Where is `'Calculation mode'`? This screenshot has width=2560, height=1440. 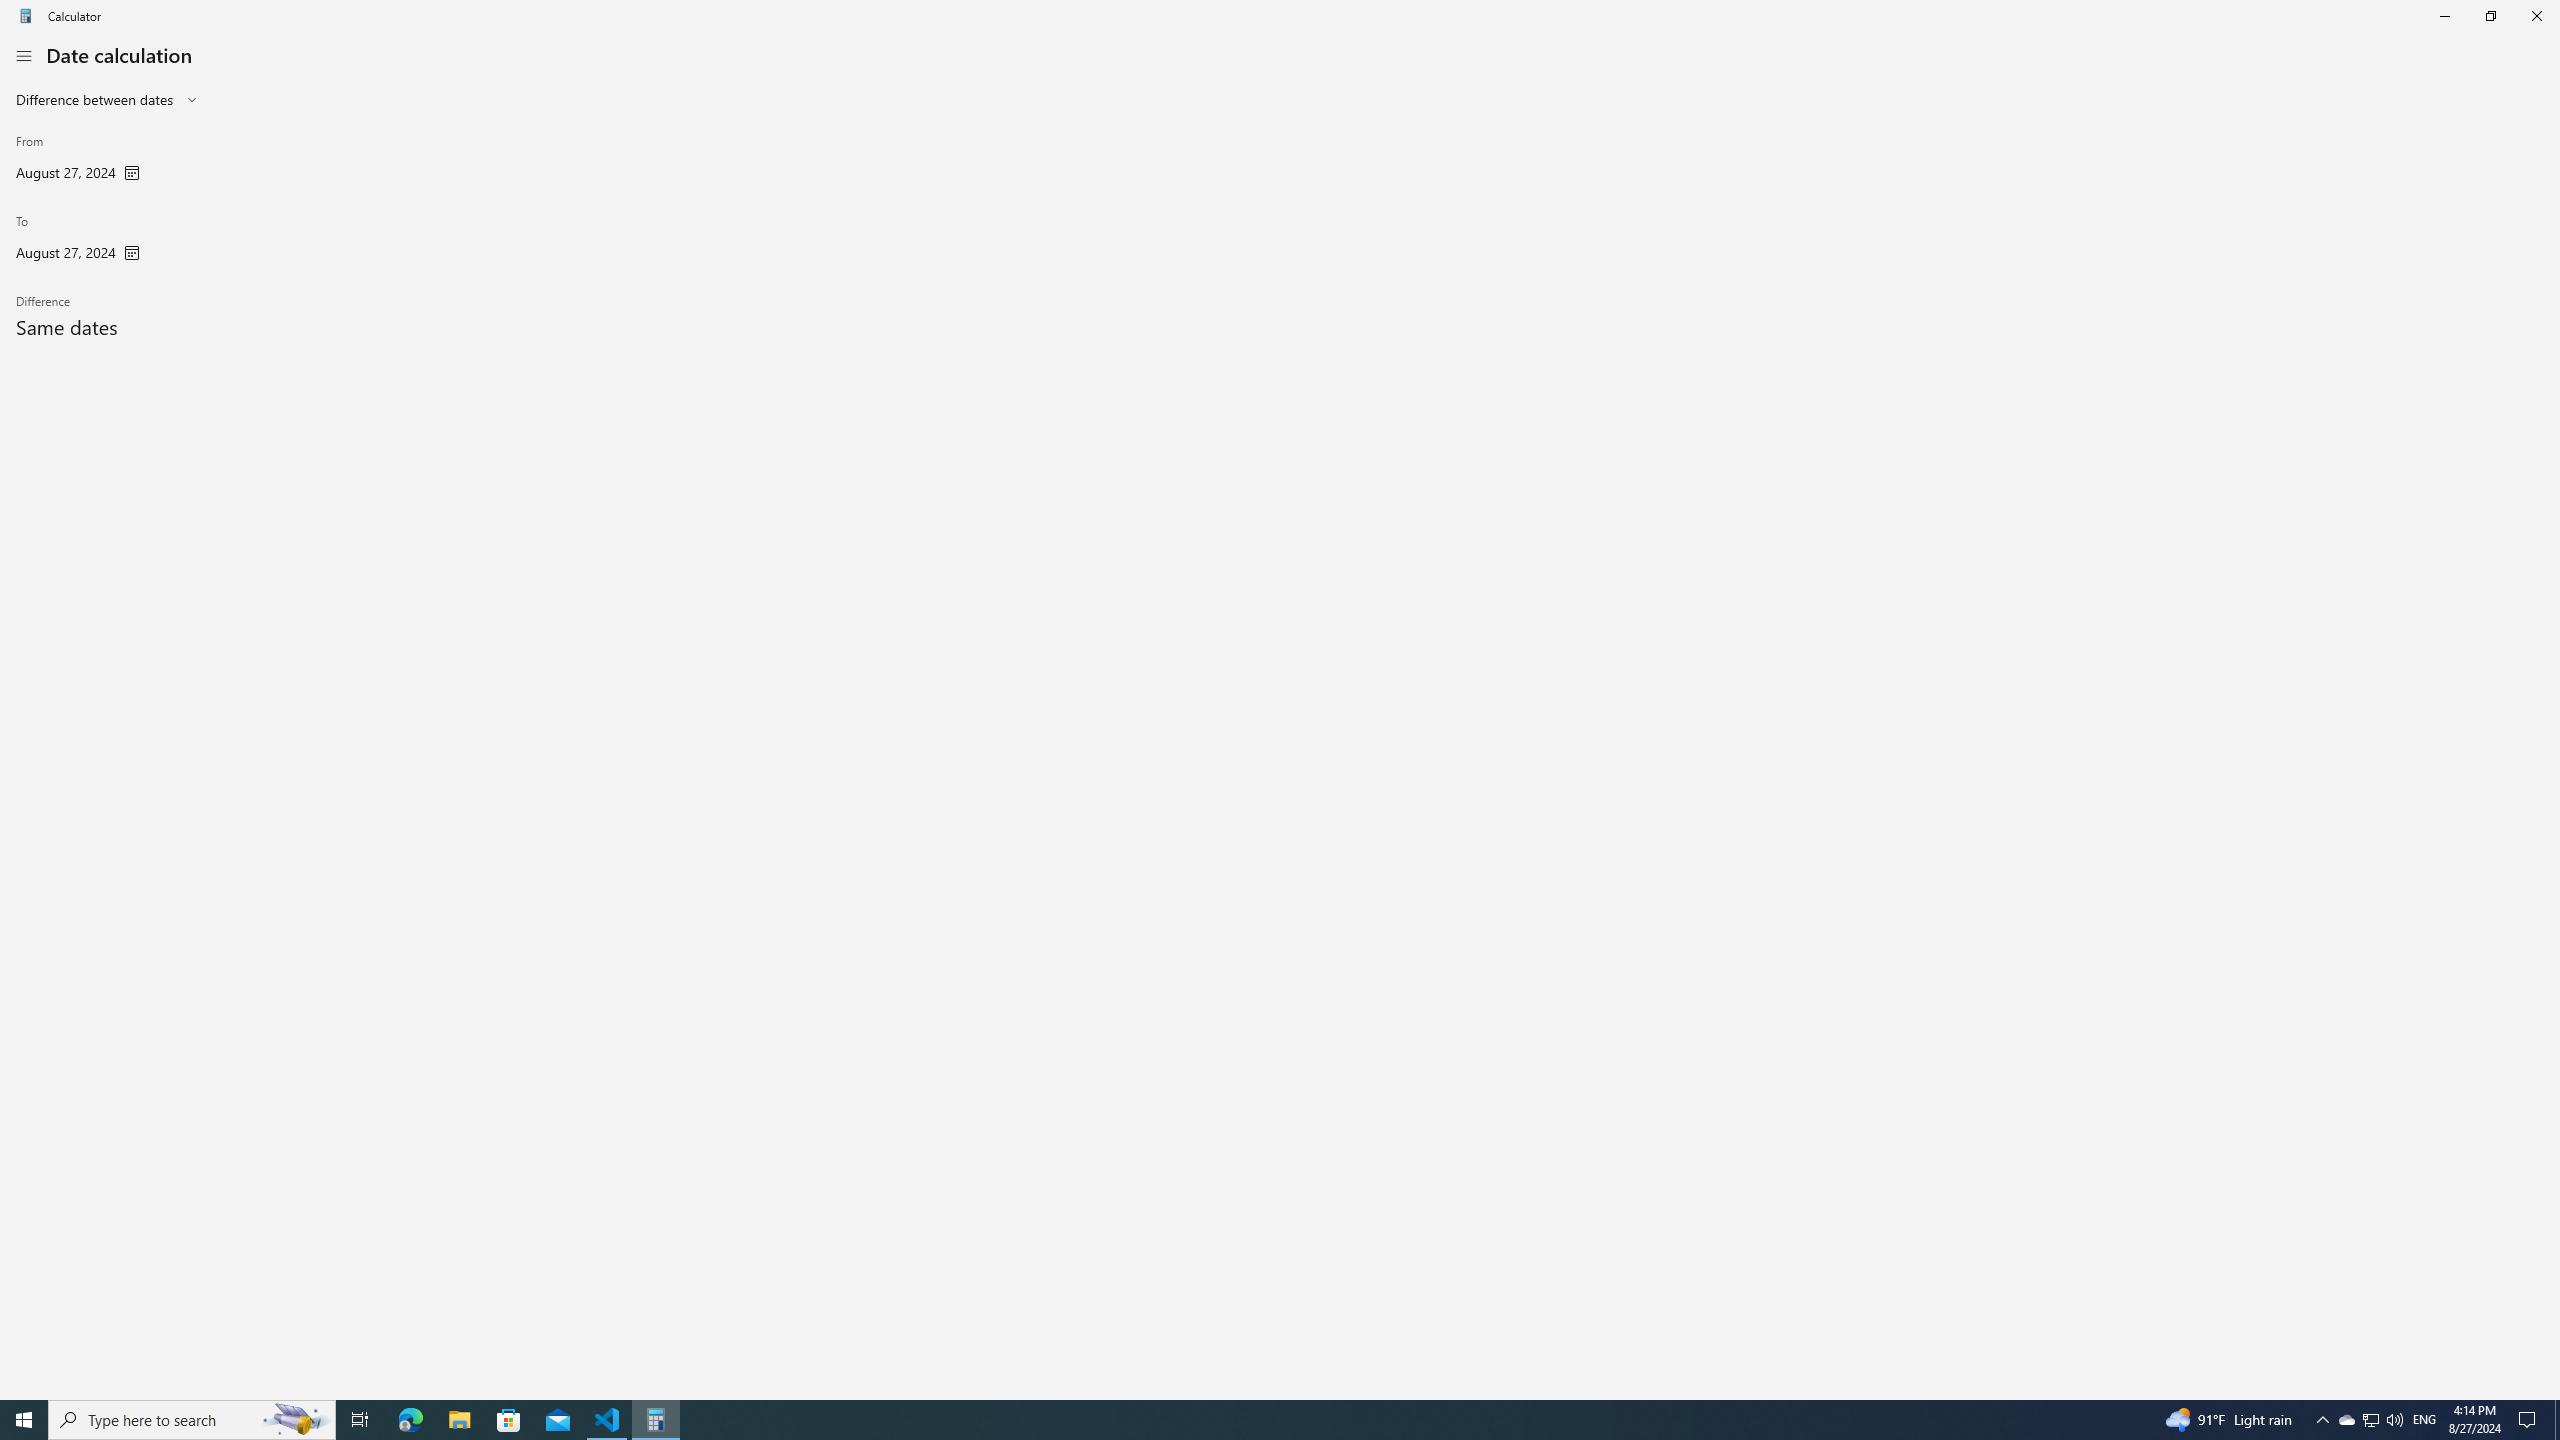 'Calculation mode' is located at coordinates (106, 99).